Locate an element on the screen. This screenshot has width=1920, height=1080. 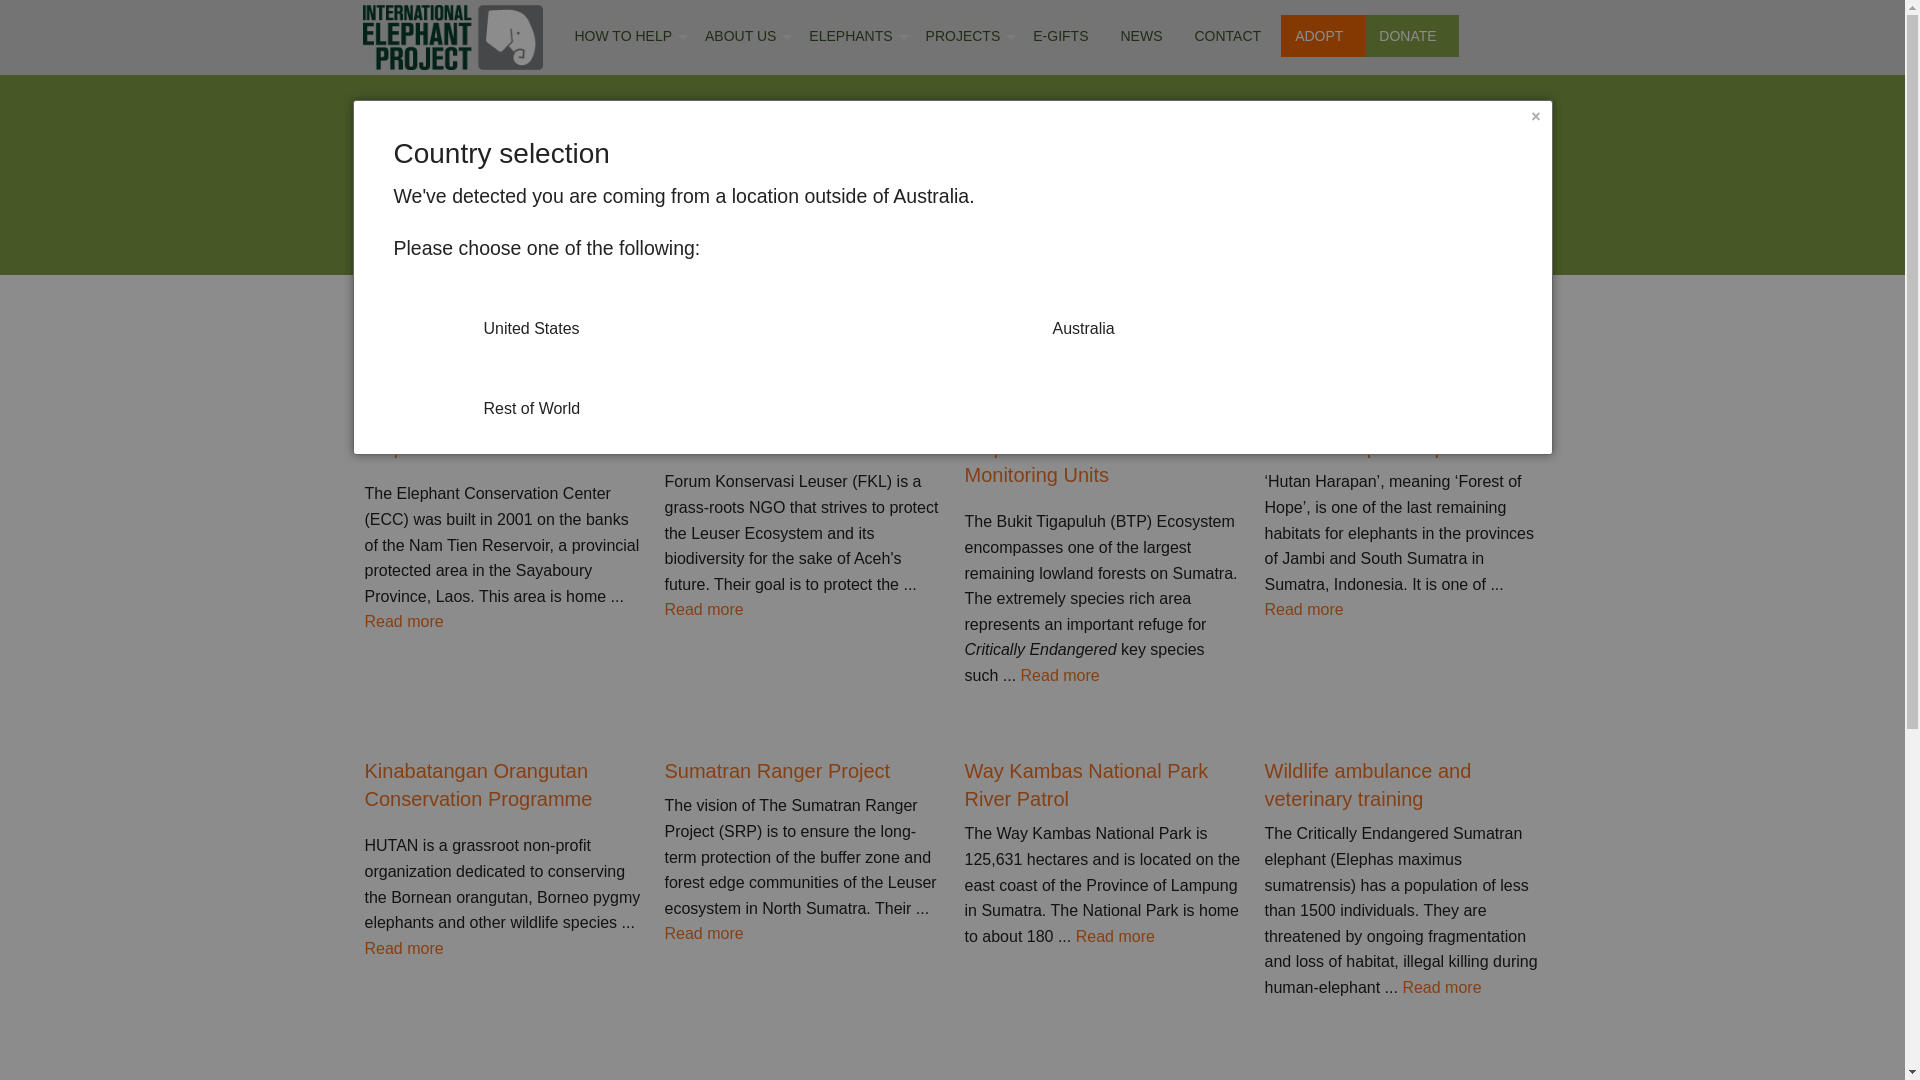
'THREATS FACING ASIAN ELEPHANTS' is located at coordinates (849, 146).